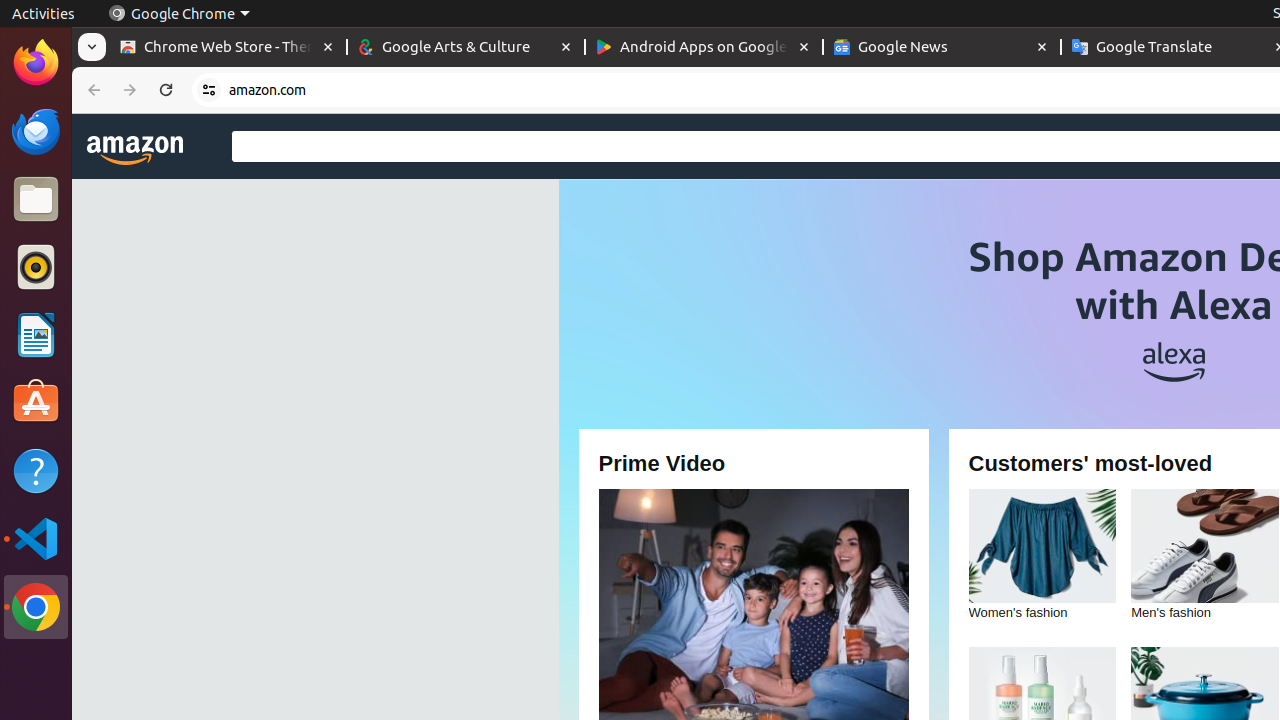 The width and height of the screenshot is (1280, 720). I want to click on 'Help', so click(35, 471).